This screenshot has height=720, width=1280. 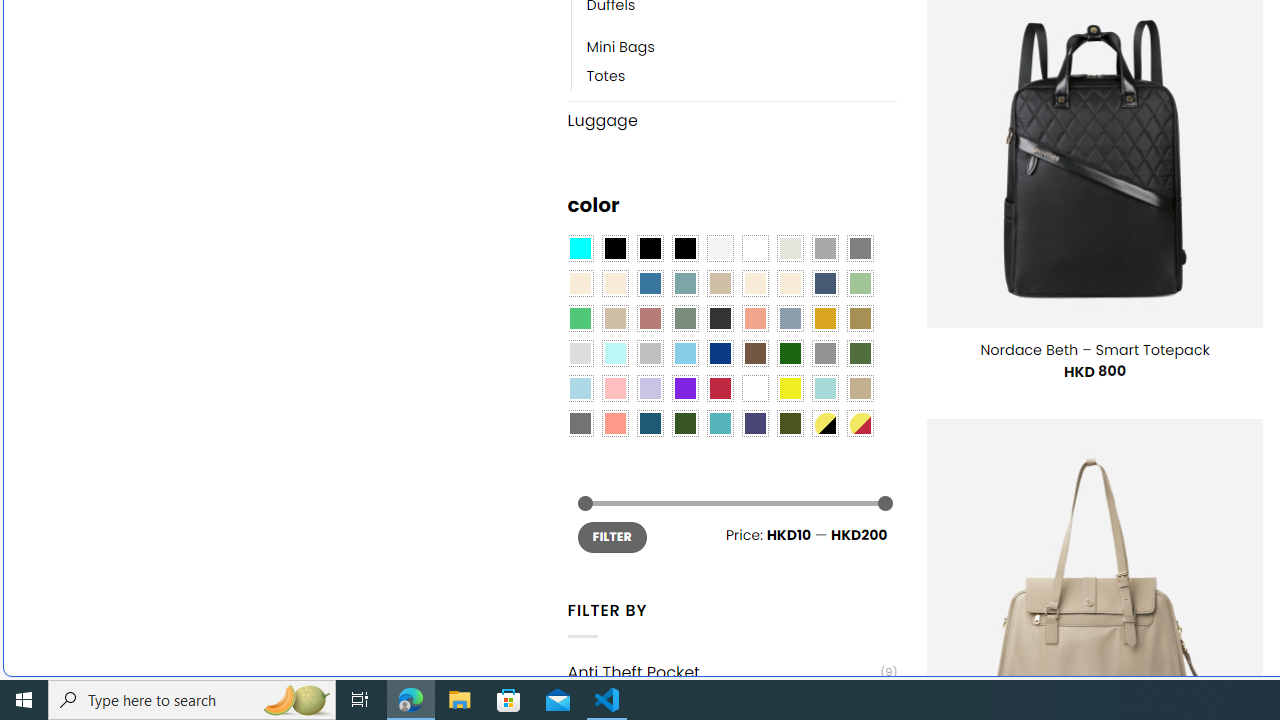 I want to click on 'Ash Gray', so click(x=788, y=248).